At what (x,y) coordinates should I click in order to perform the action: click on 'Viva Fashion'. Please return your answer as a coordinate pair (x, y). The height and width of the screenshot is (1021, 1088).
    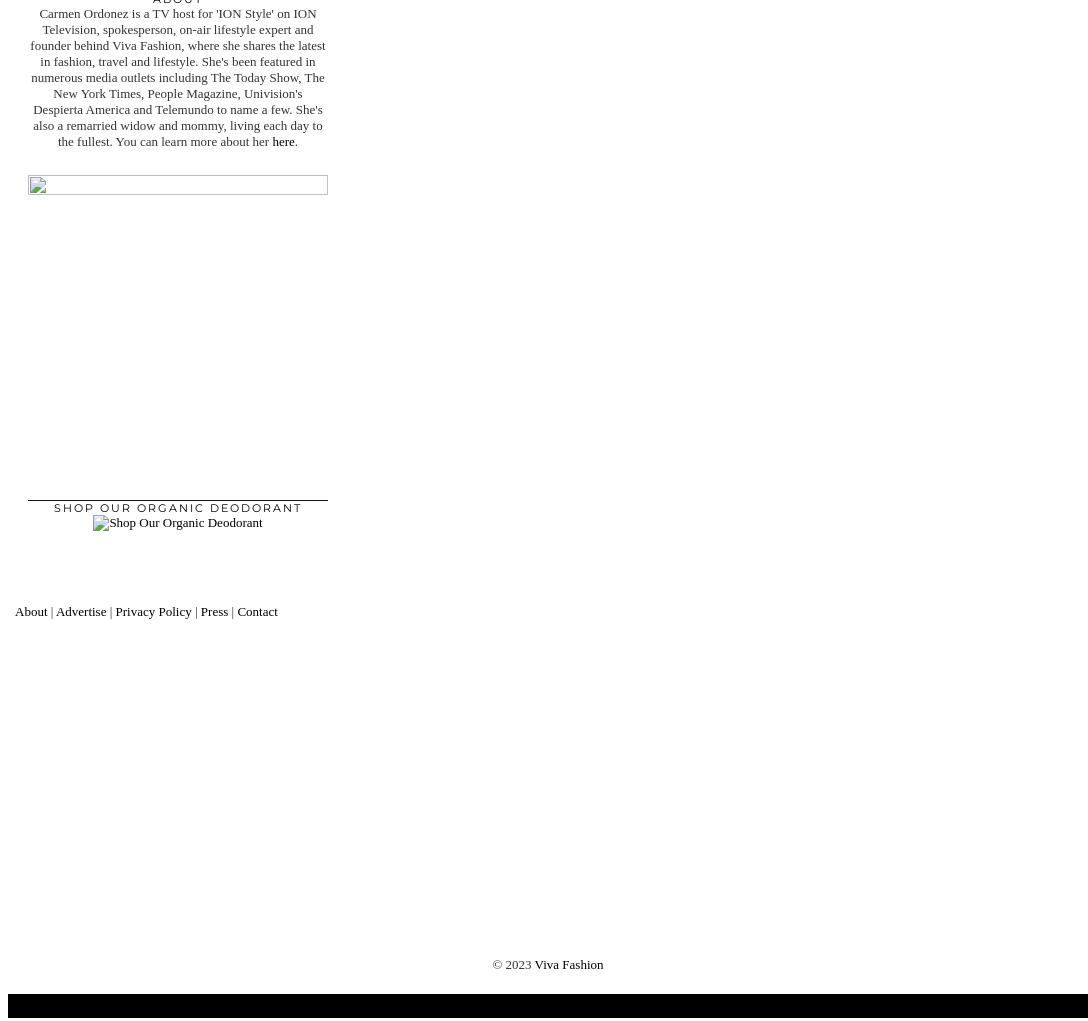
    Looking at the image, I should click on (568, 962).